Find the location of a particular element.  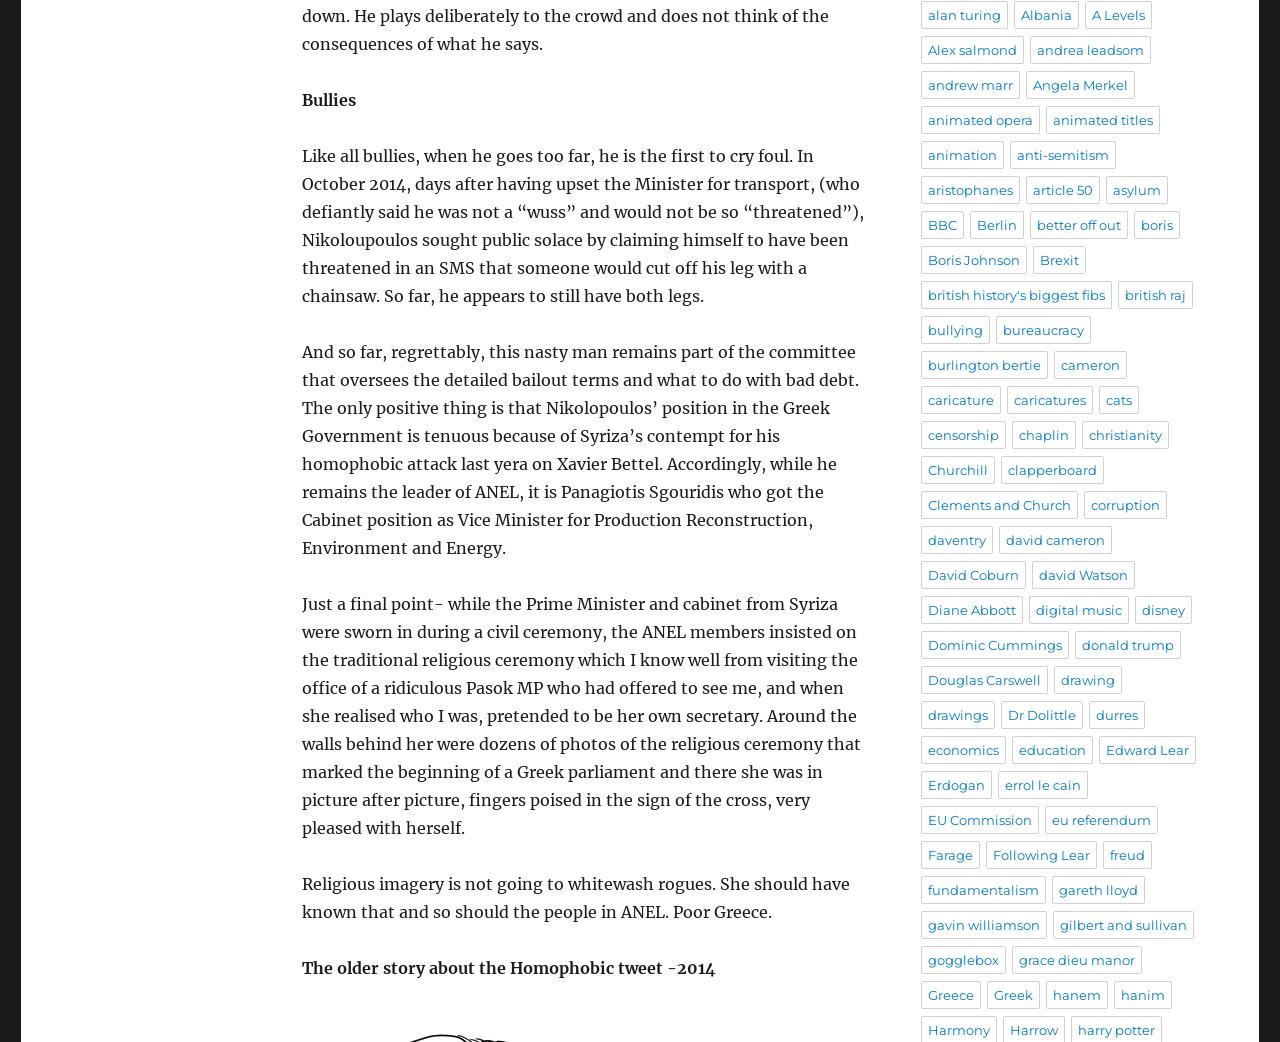

'Bullies' is located at coordinates (328, 98).